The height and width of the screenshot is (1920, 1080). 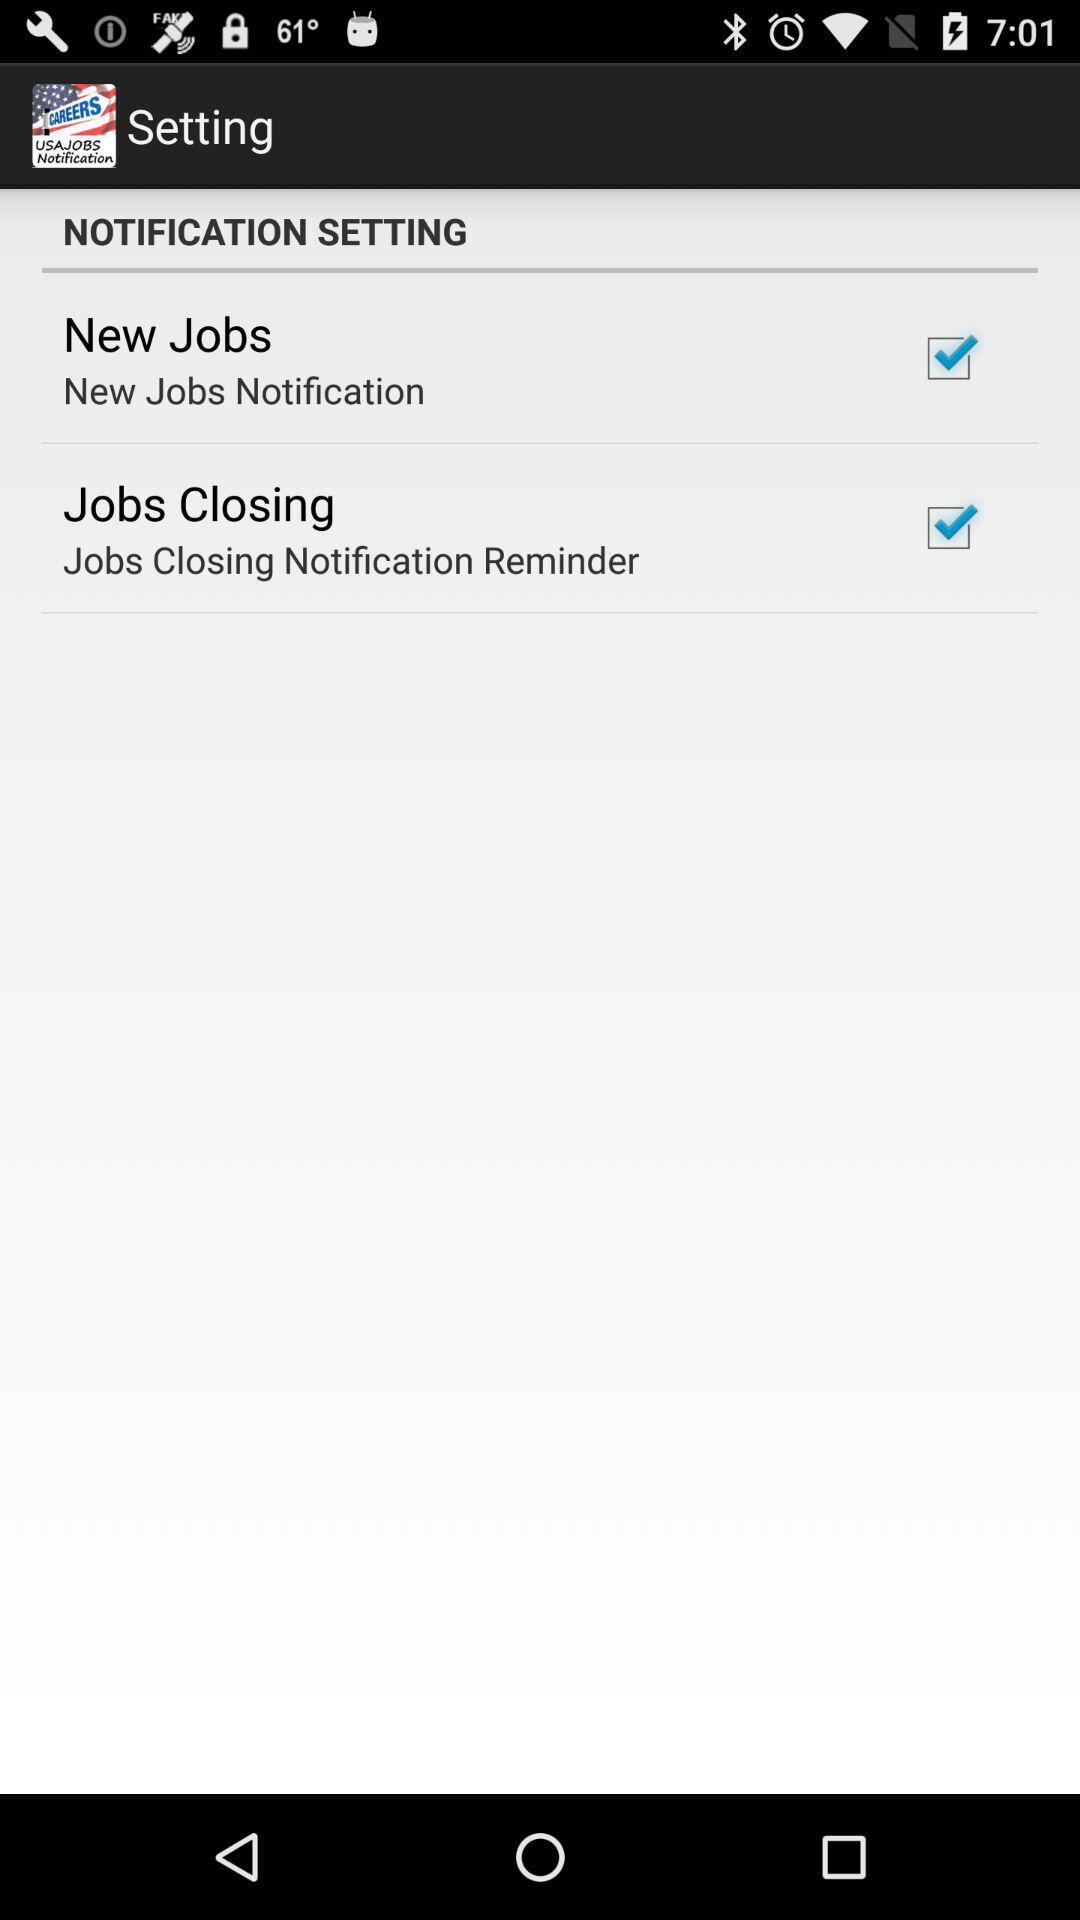 I want to click on the icon above the new jobs item, so click(x=540, y=230).